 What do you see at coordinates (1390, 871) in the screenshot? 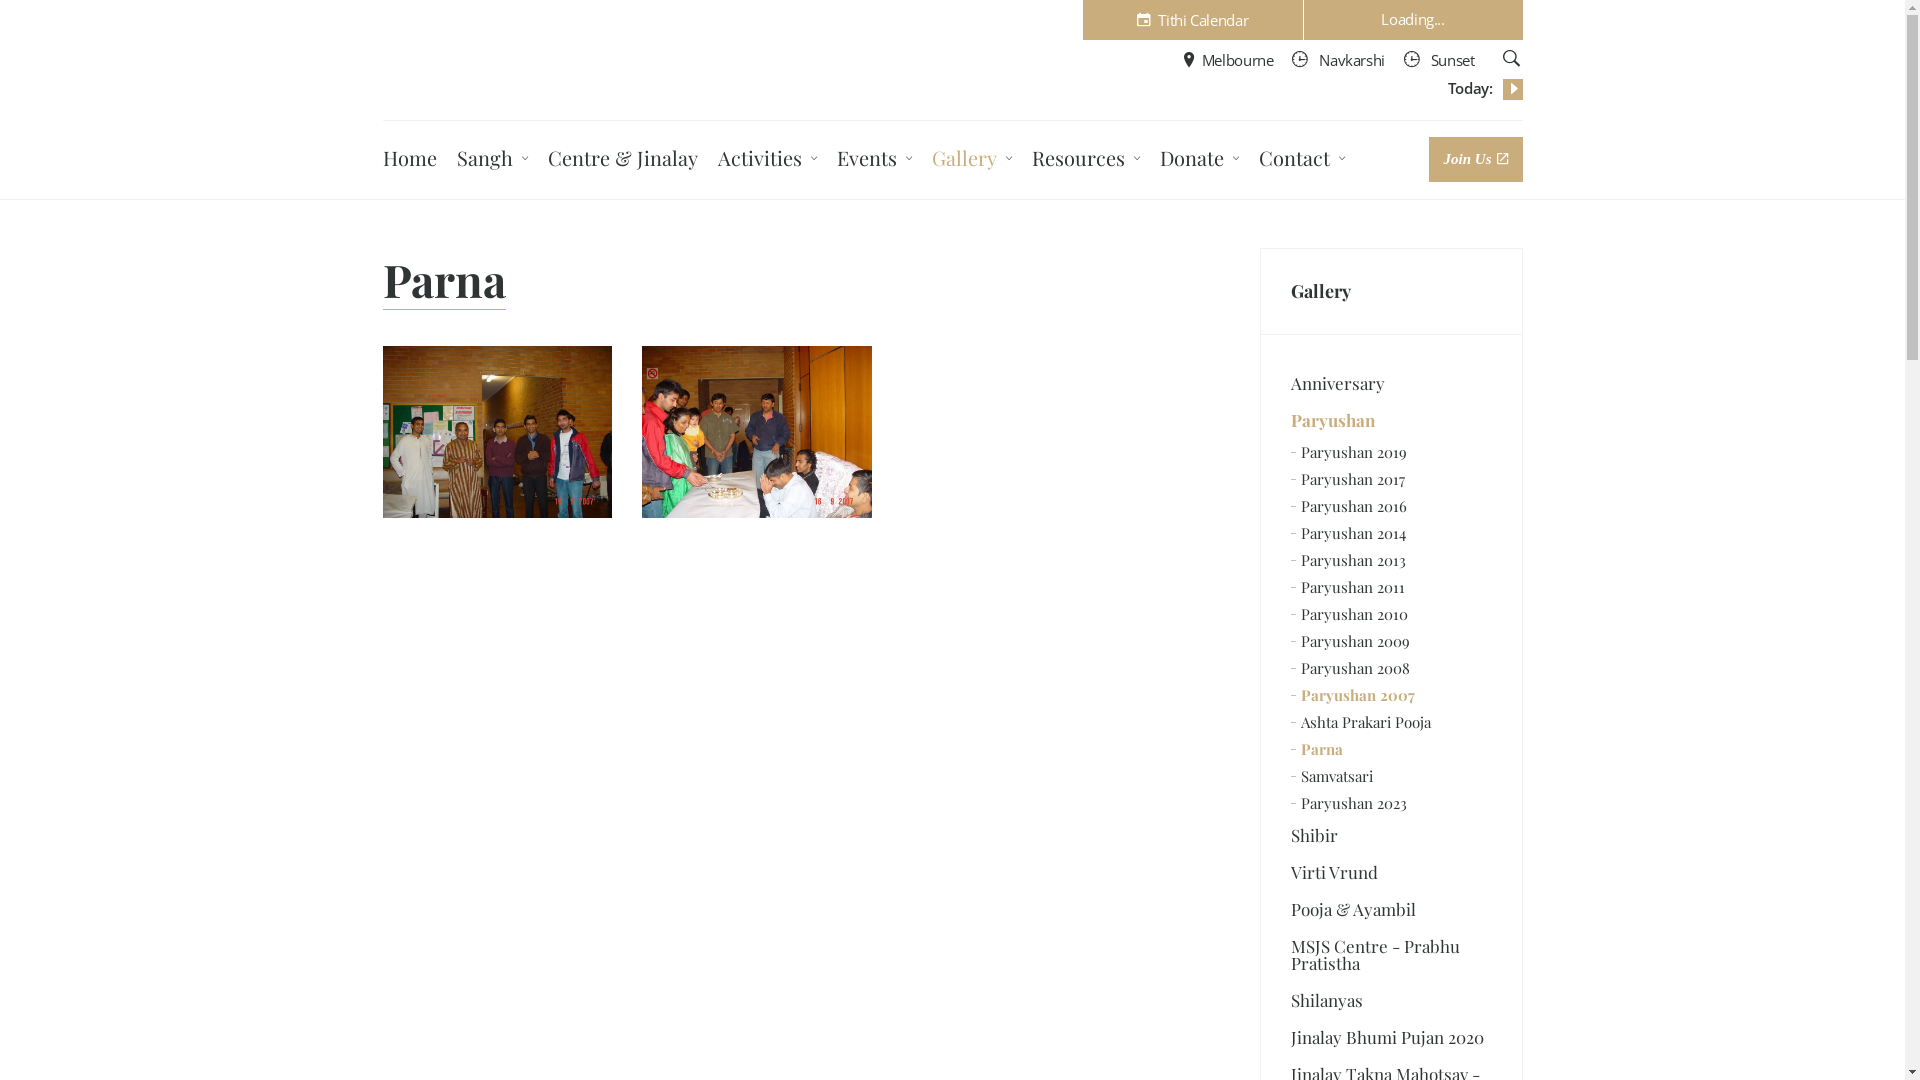
I see `'Virti Vrund'` at bounding box center [1390, 871].